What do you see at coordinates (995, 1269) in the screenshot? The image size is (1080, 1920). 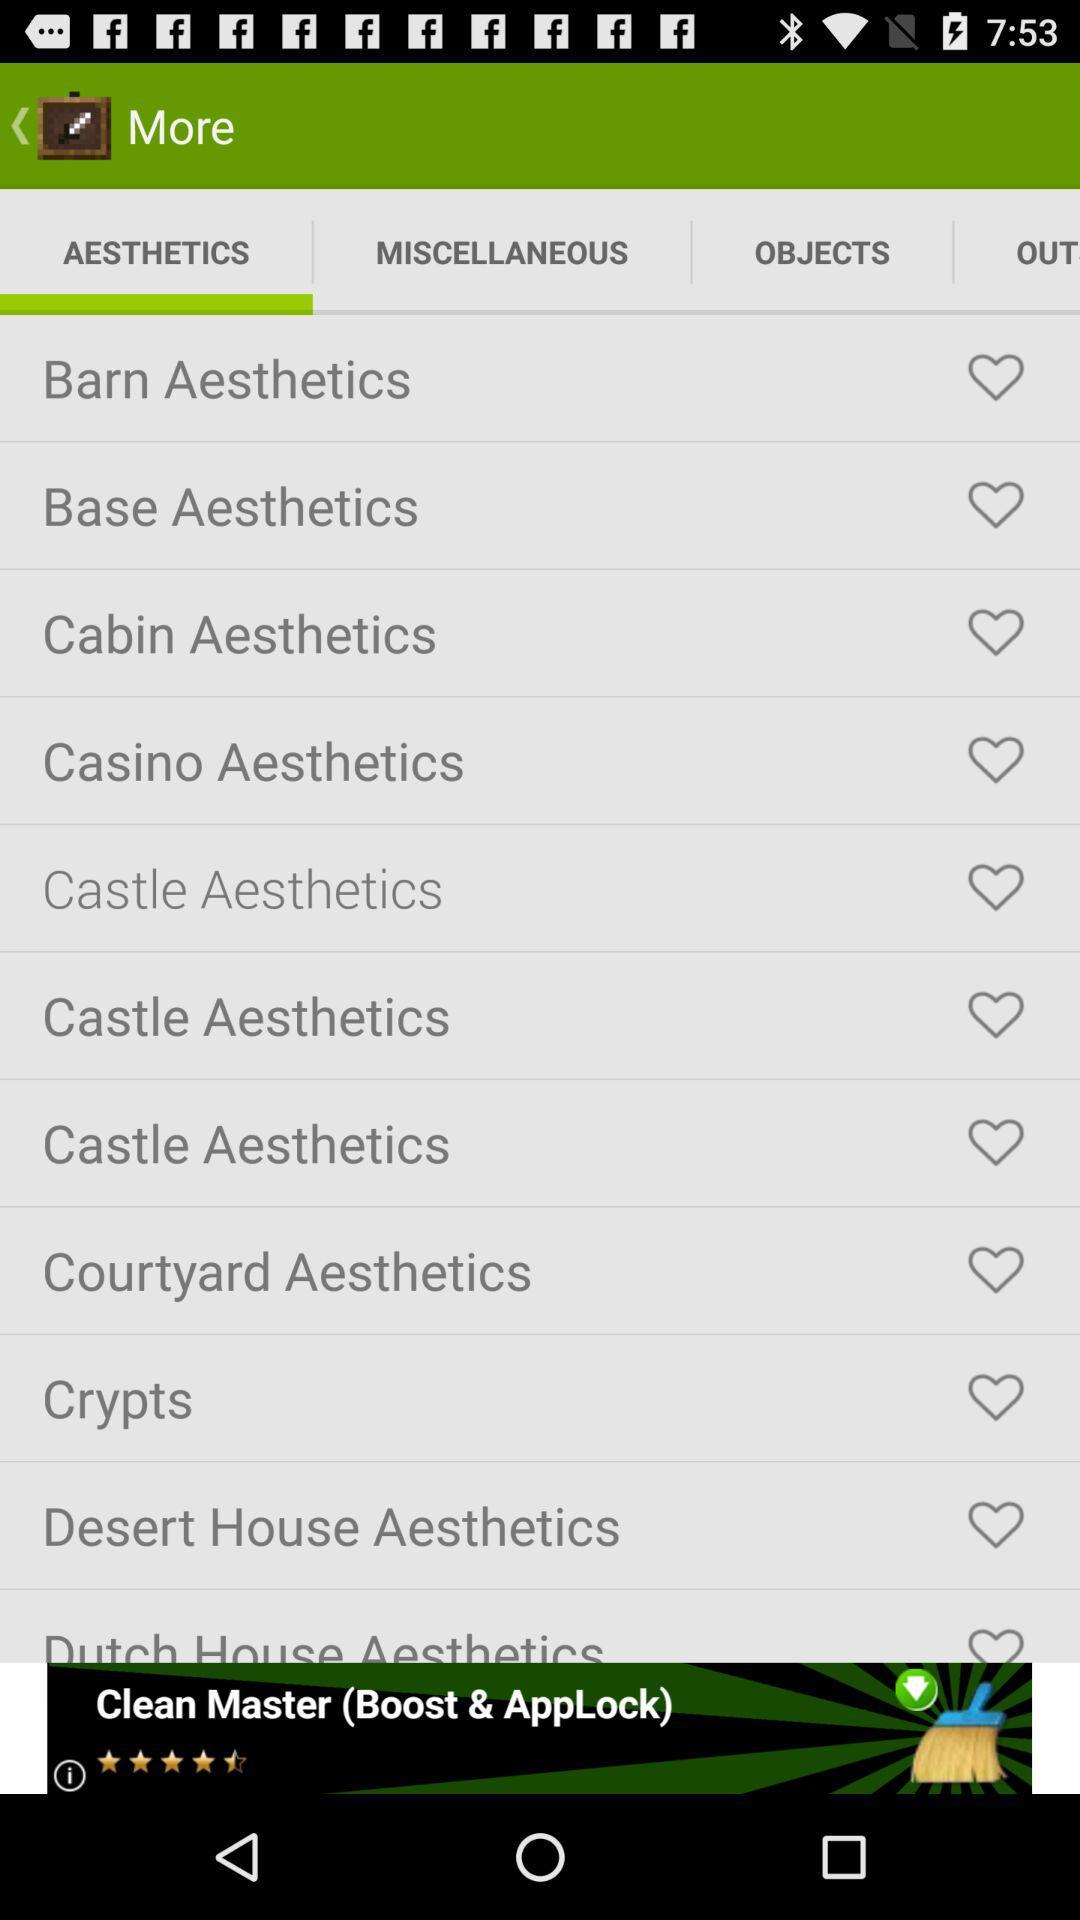 I see `courtyard aesthetics` at bounding box center [995, 1269].